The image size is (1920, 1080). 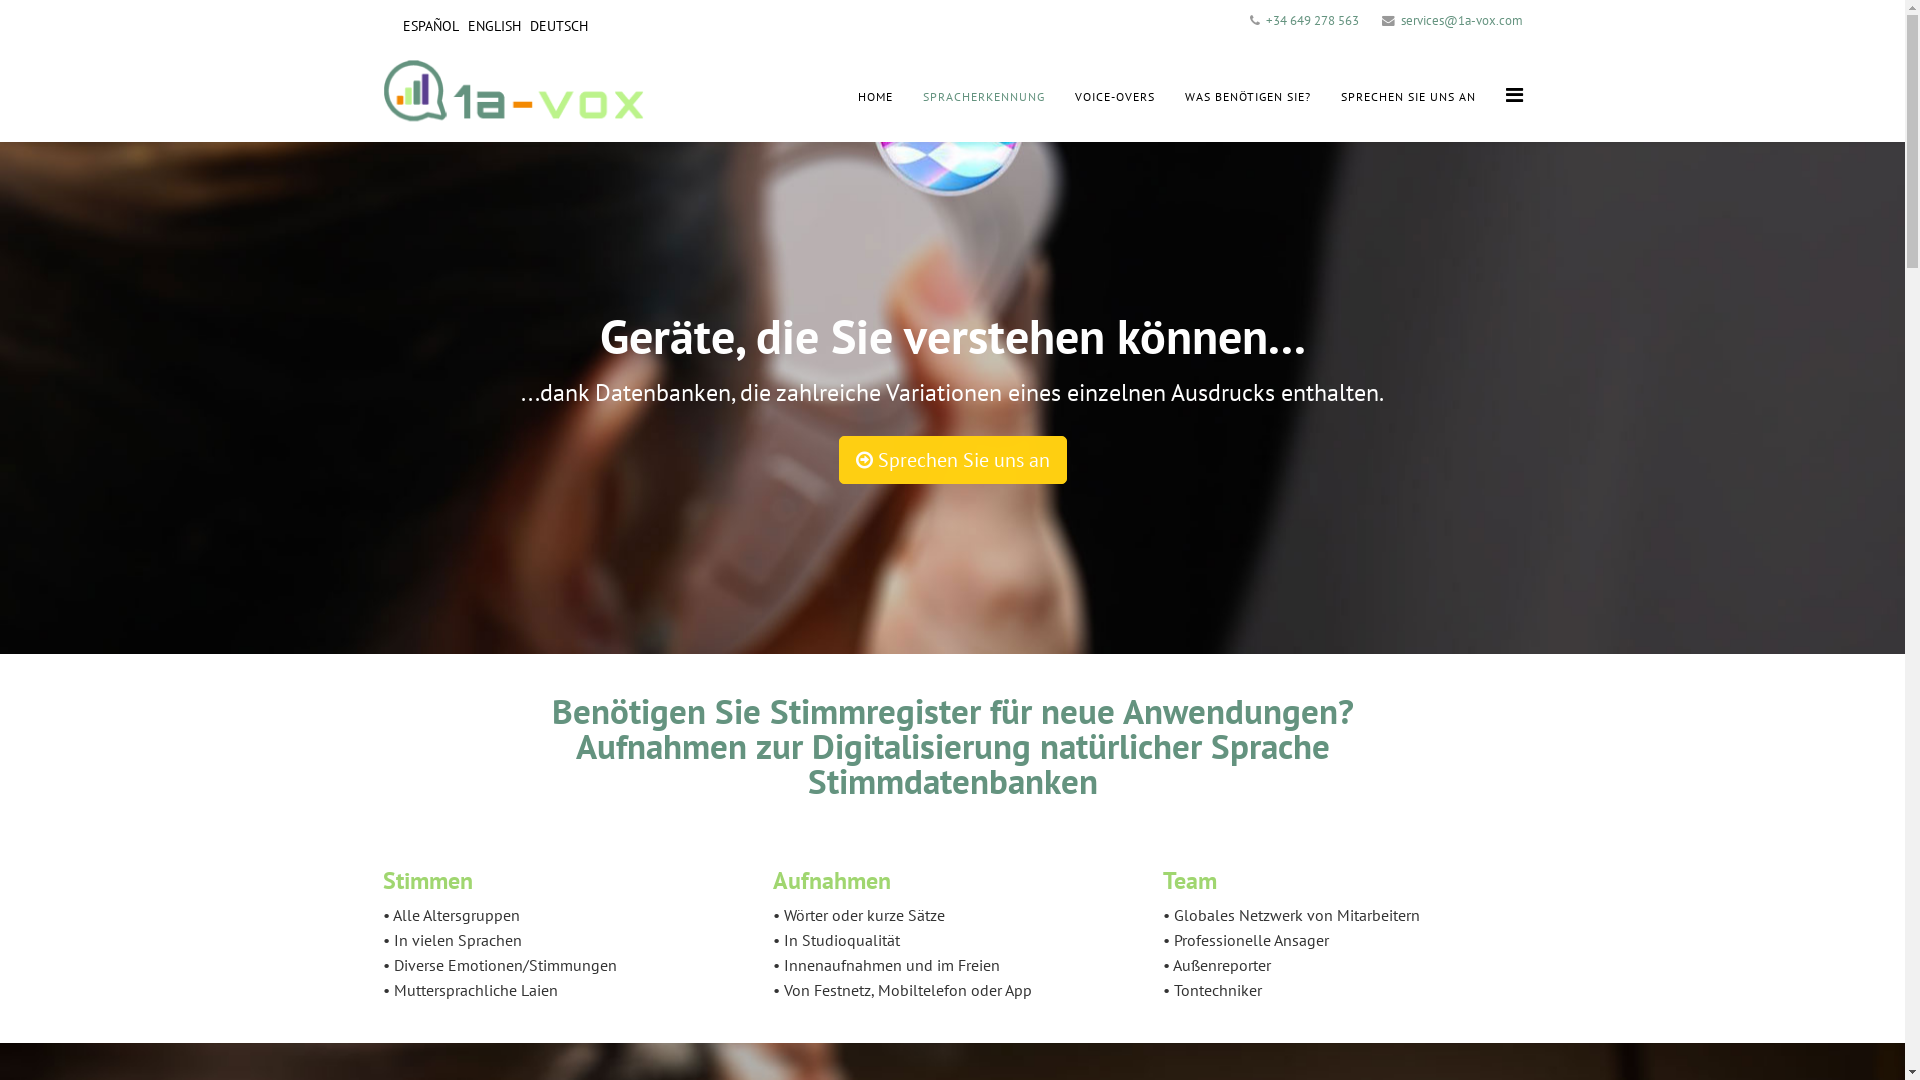 I want to click on 'ENGLISH', so click(x=494, y=26).